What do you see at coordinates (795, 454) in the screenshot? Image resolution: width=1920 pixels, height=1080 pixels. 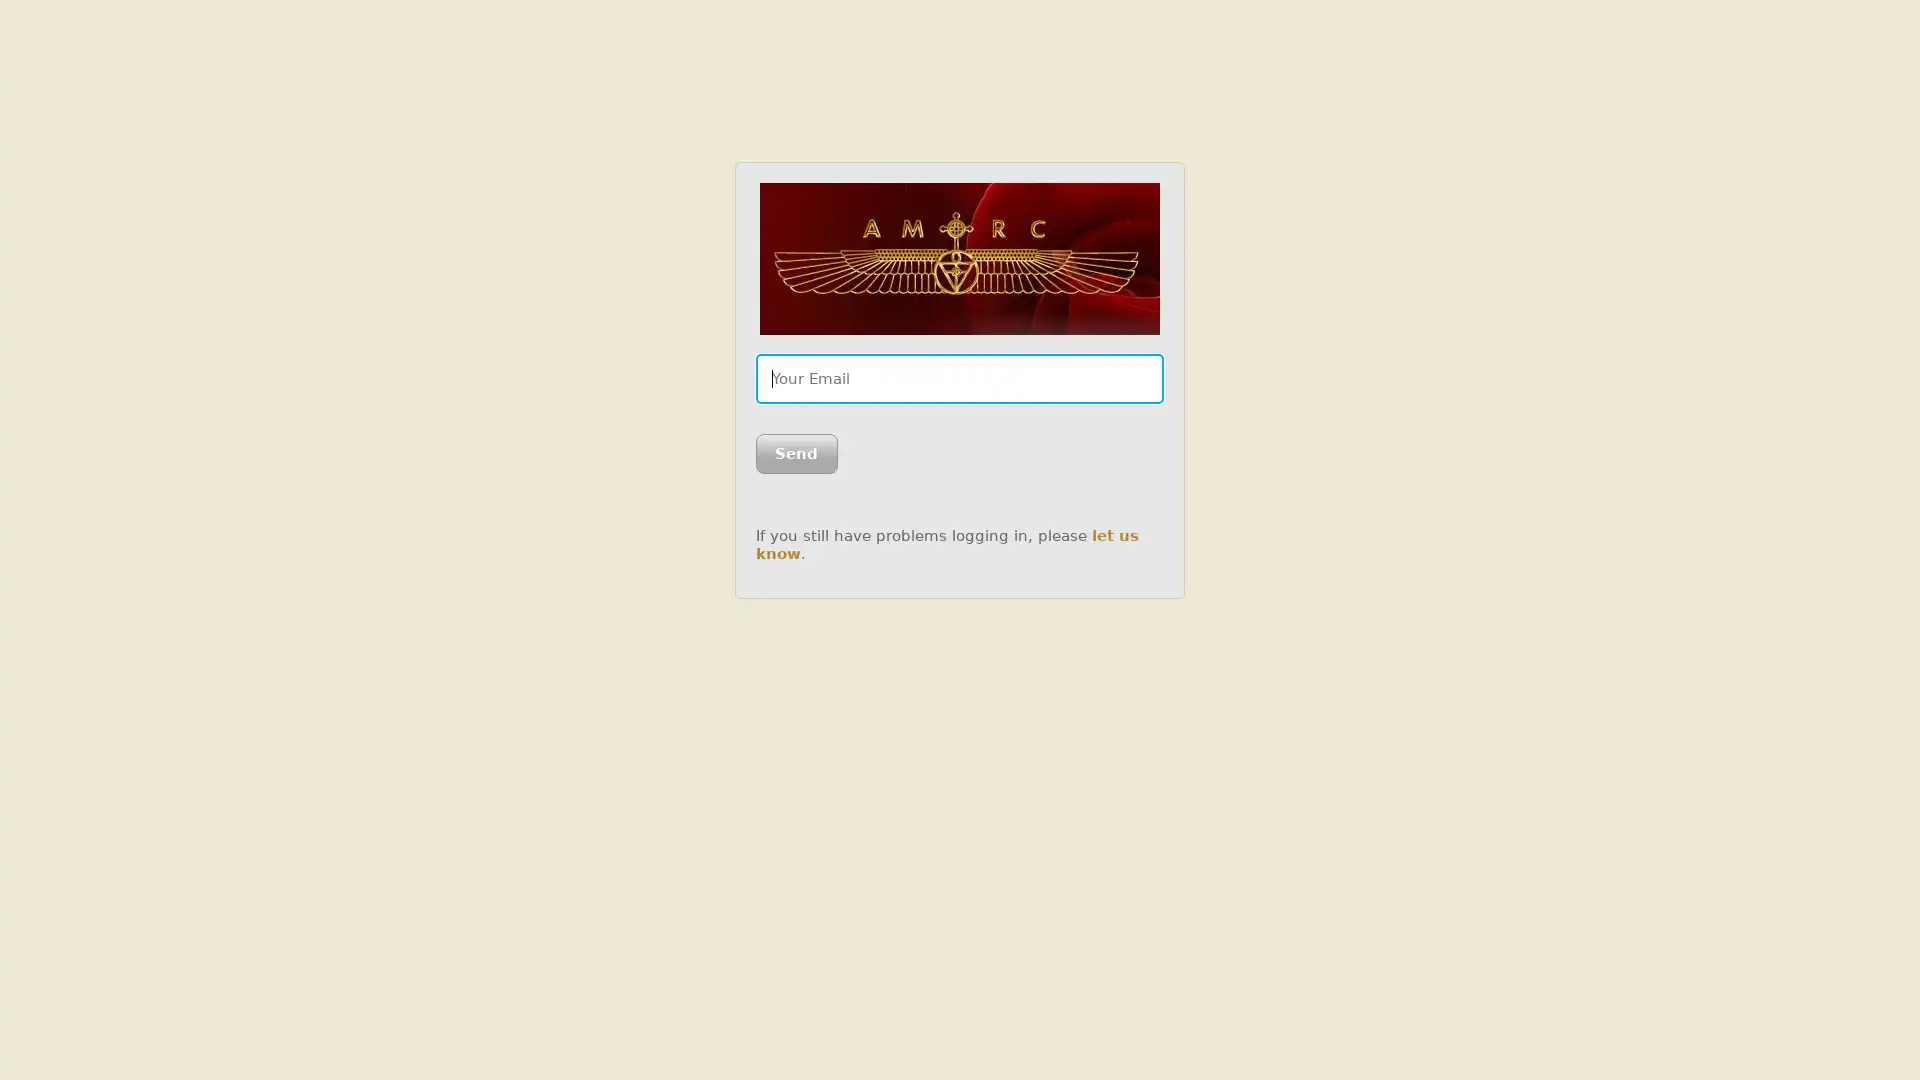 I see `Send` at bounding box center [795, 454].